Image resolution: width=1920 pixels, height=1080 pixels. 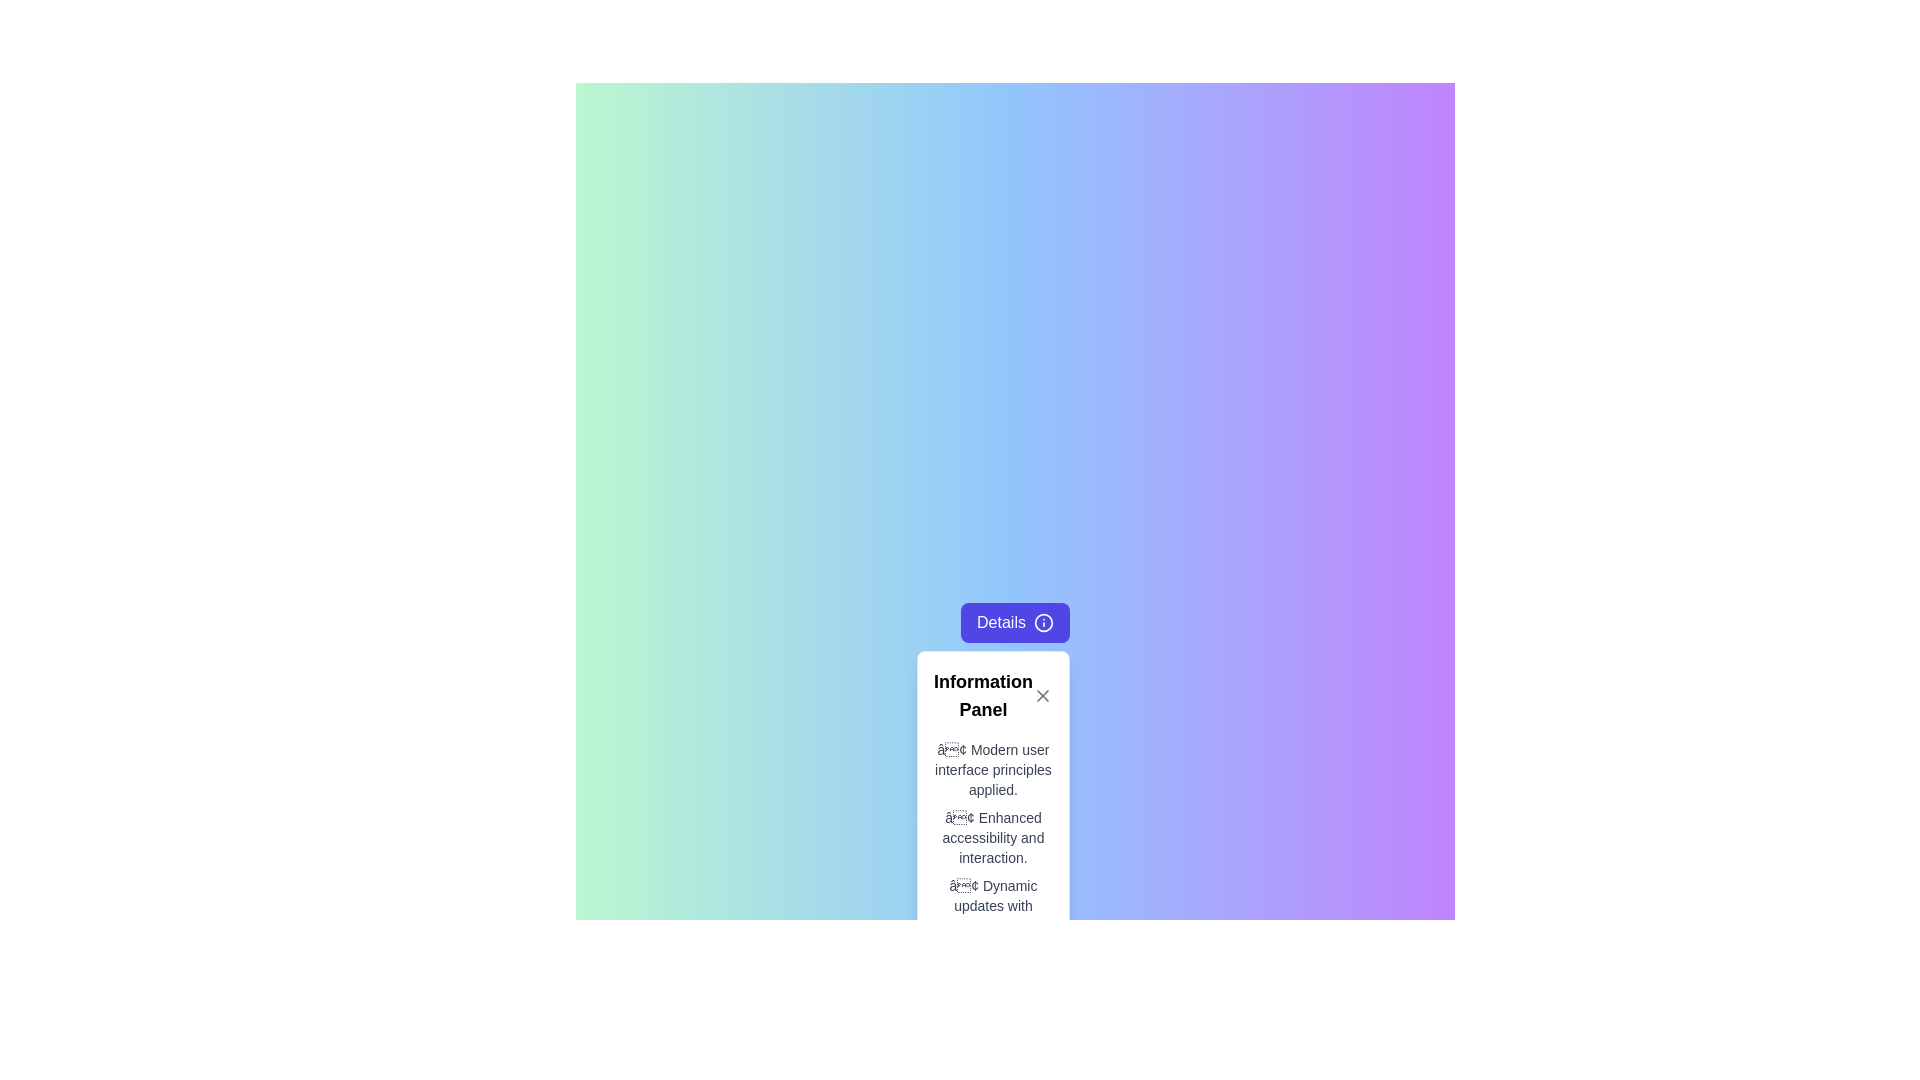 What do you see at coordinates (1041, 694) in the screenshot?
I see `the close button located on the right side of the 'Information Panel' header to change its color` at bounding box center [1041, 694].